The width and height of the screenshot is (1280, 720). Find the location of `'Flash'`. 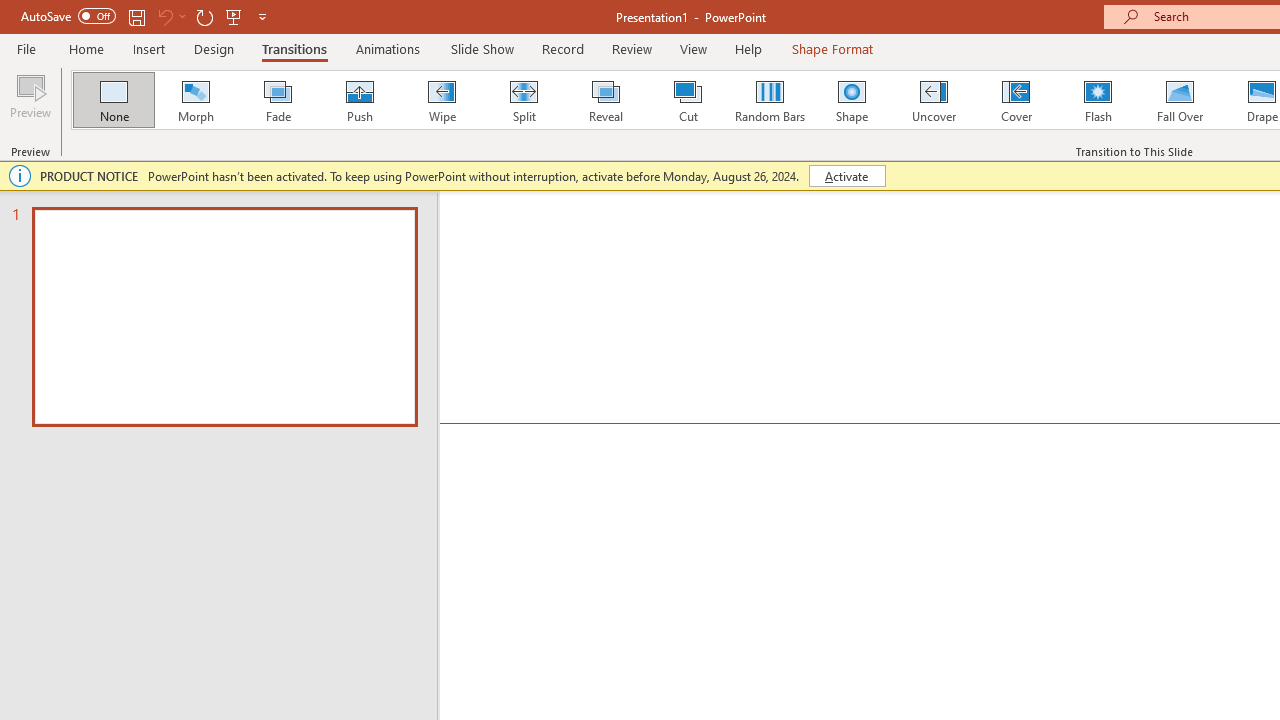

'Flash' is located at coordinates (1097, 100).